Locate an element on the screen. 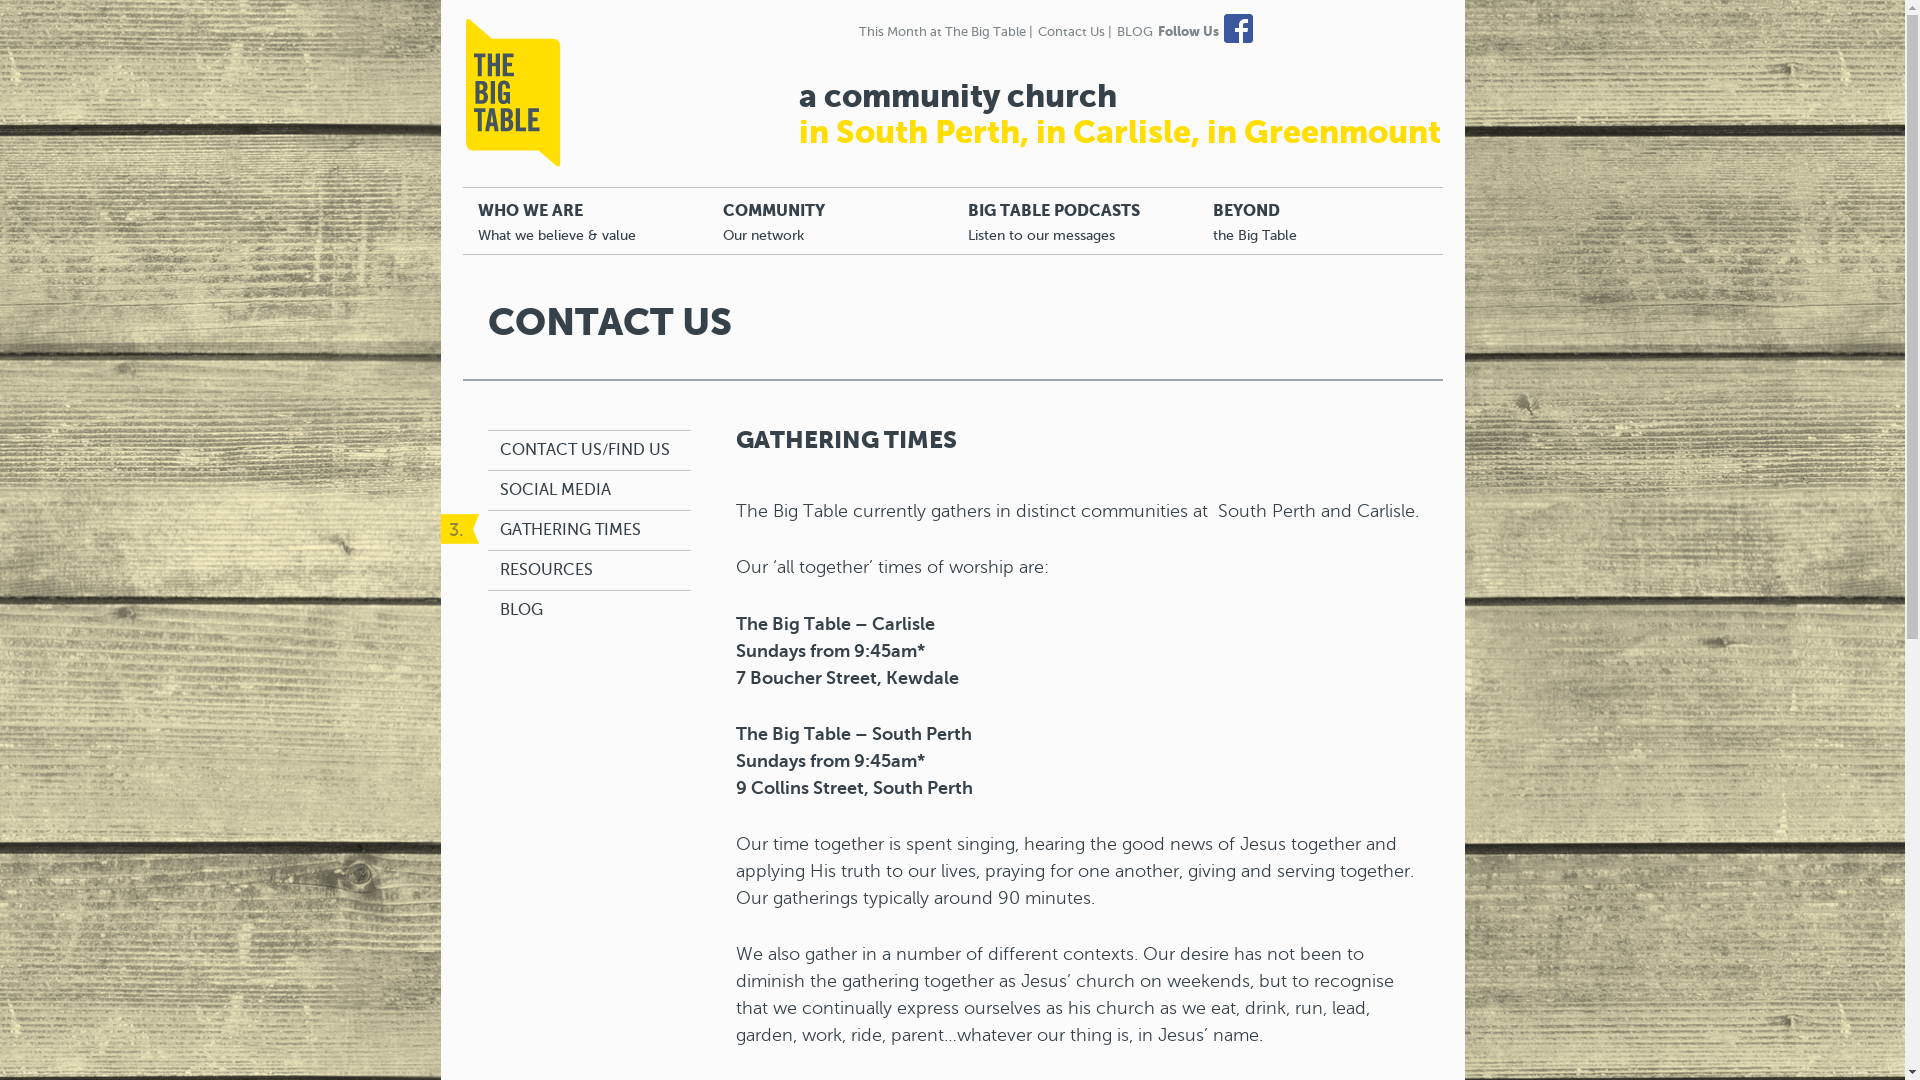  'The Big Table' is located at coordinates (513, 92).